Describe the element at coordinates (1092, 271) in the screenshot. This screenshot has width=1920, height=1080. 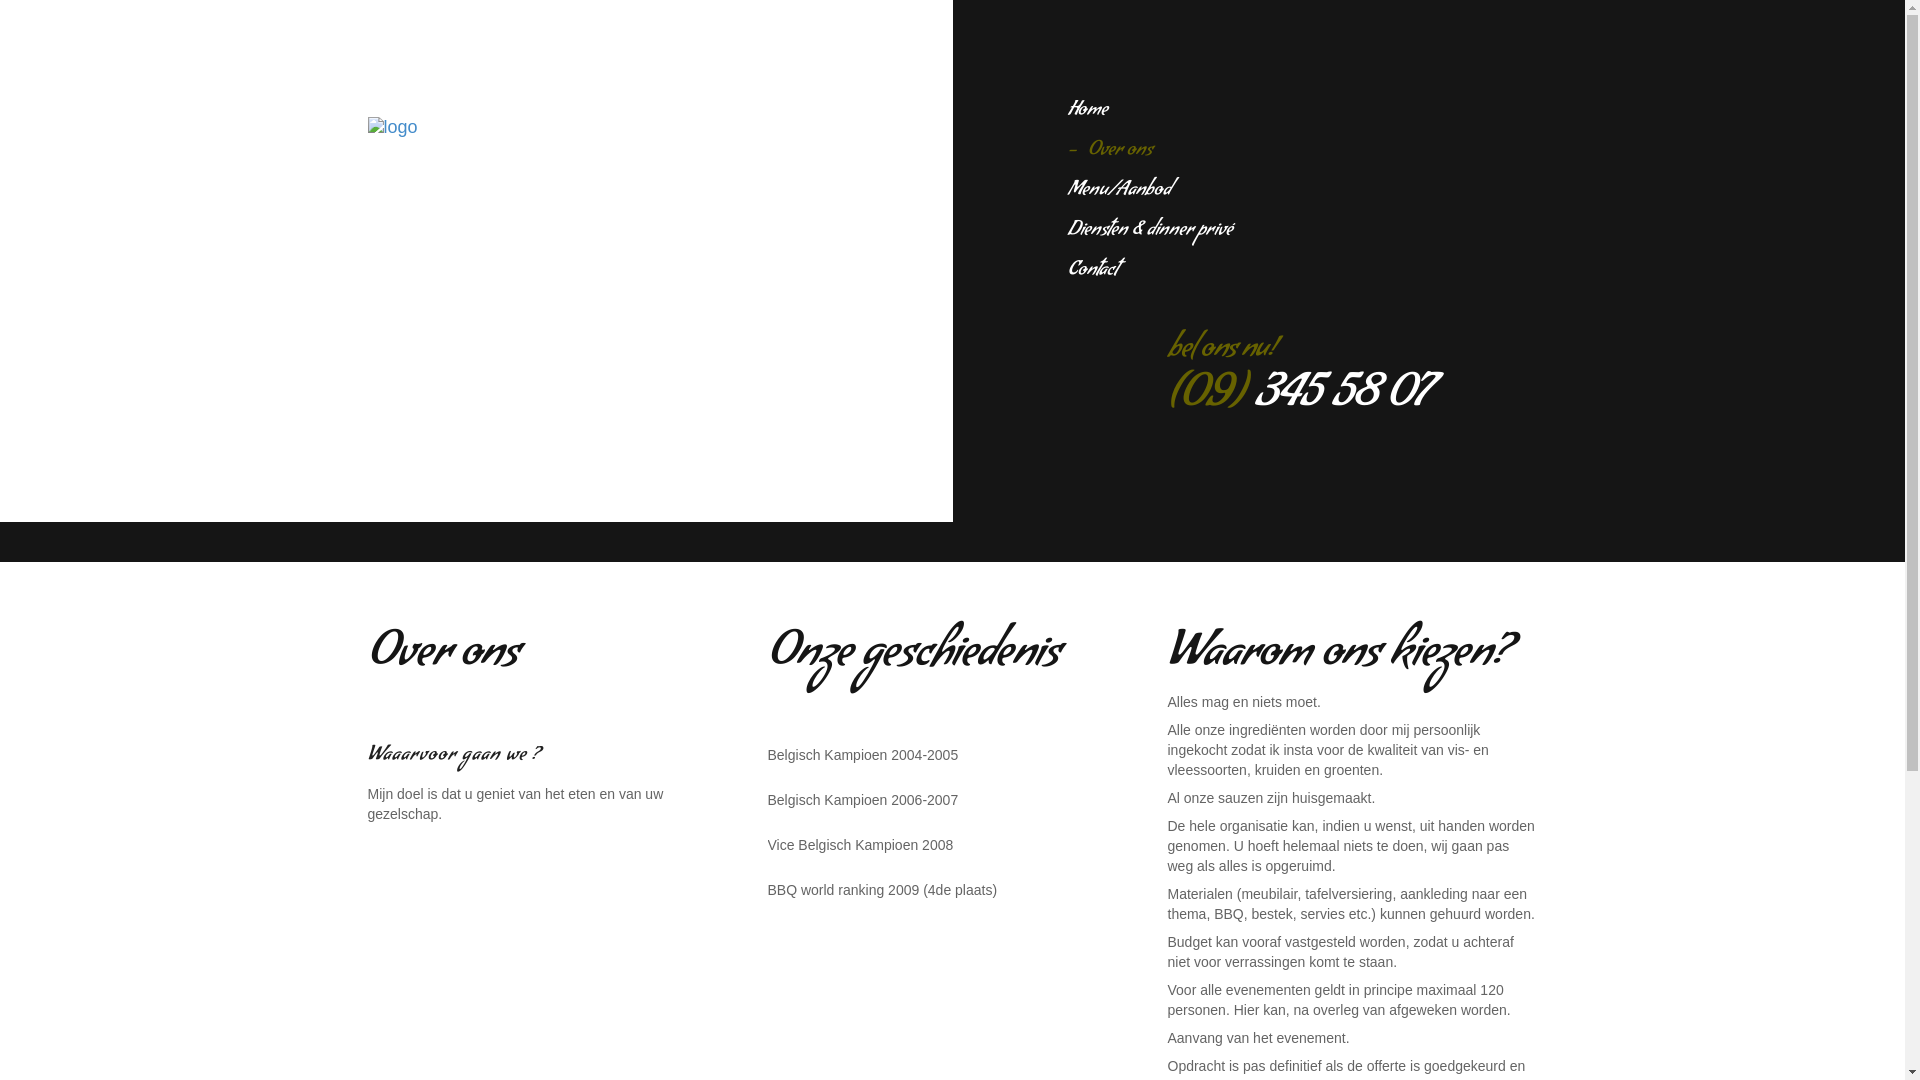
I see `'Contact'` at that location.